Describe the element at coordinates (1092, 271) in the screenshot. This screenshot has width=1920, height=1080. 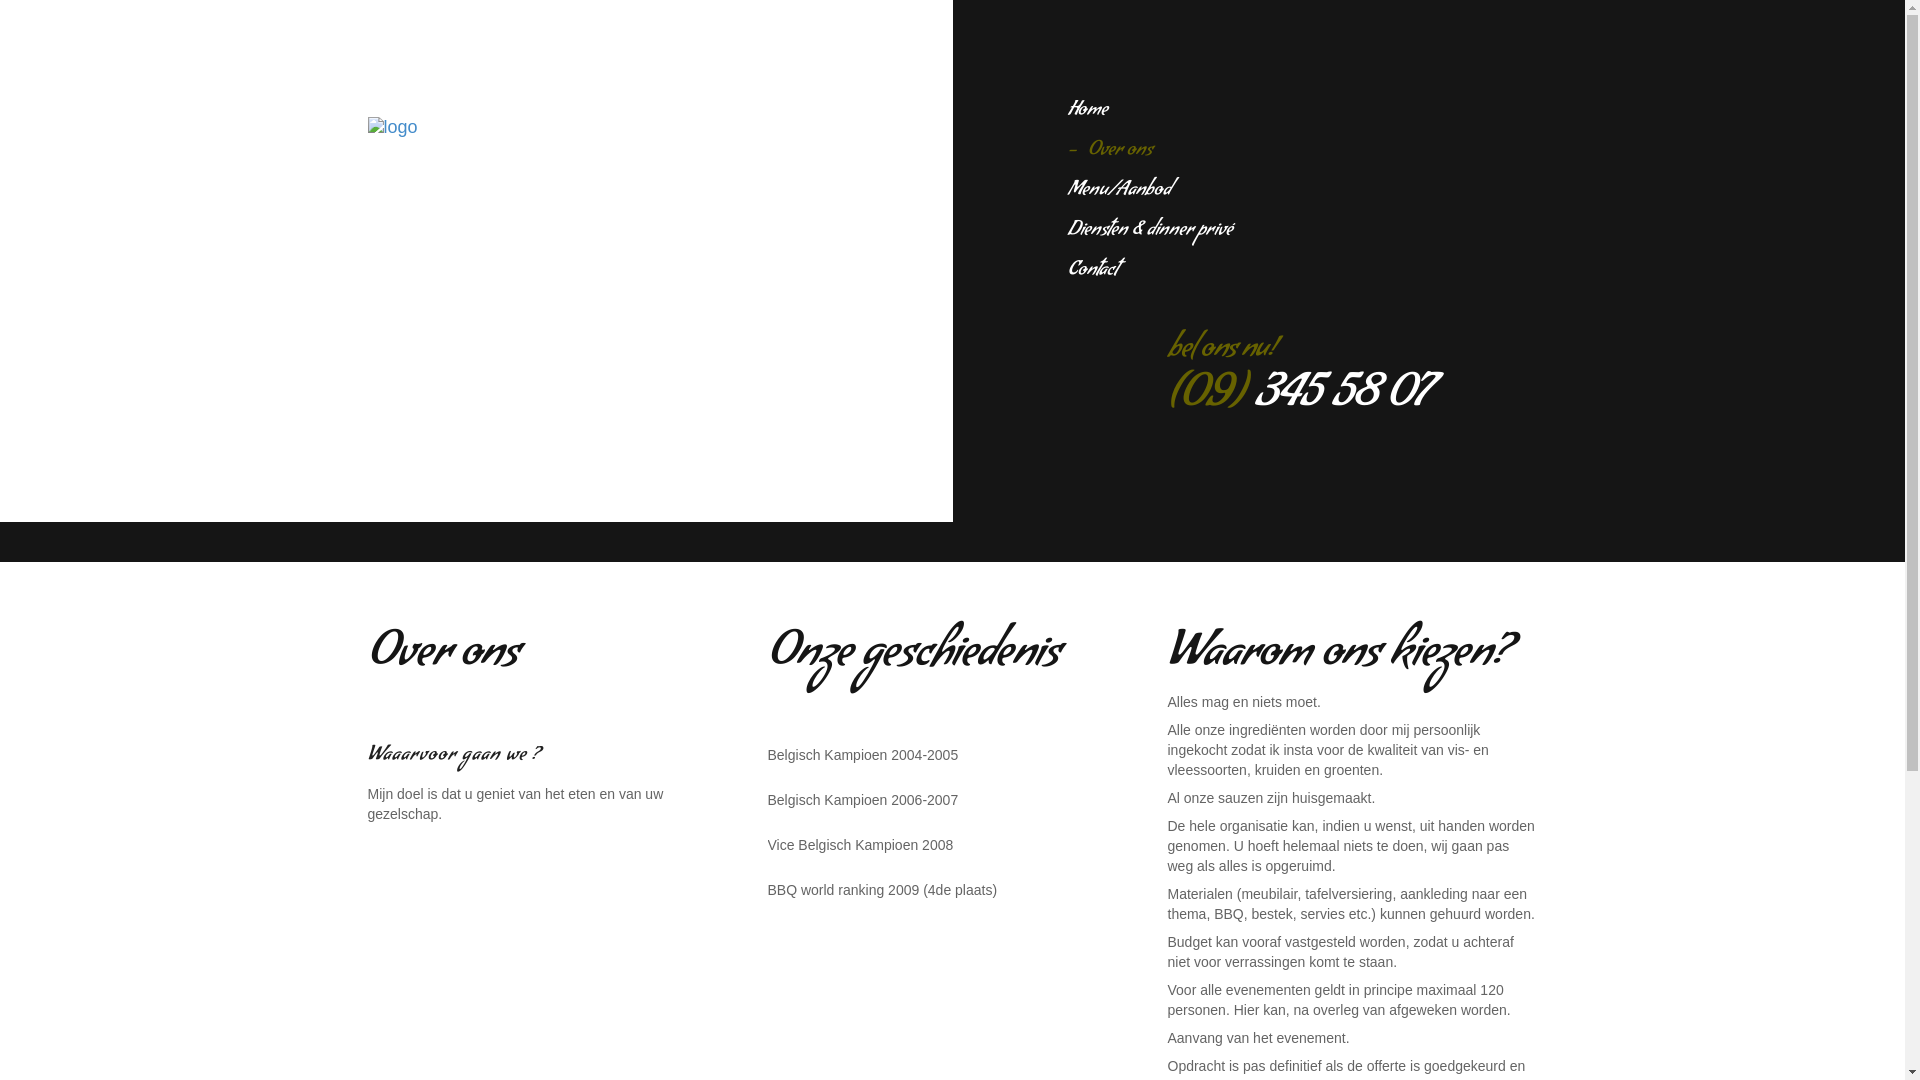
I see `'Contact'` at that location.